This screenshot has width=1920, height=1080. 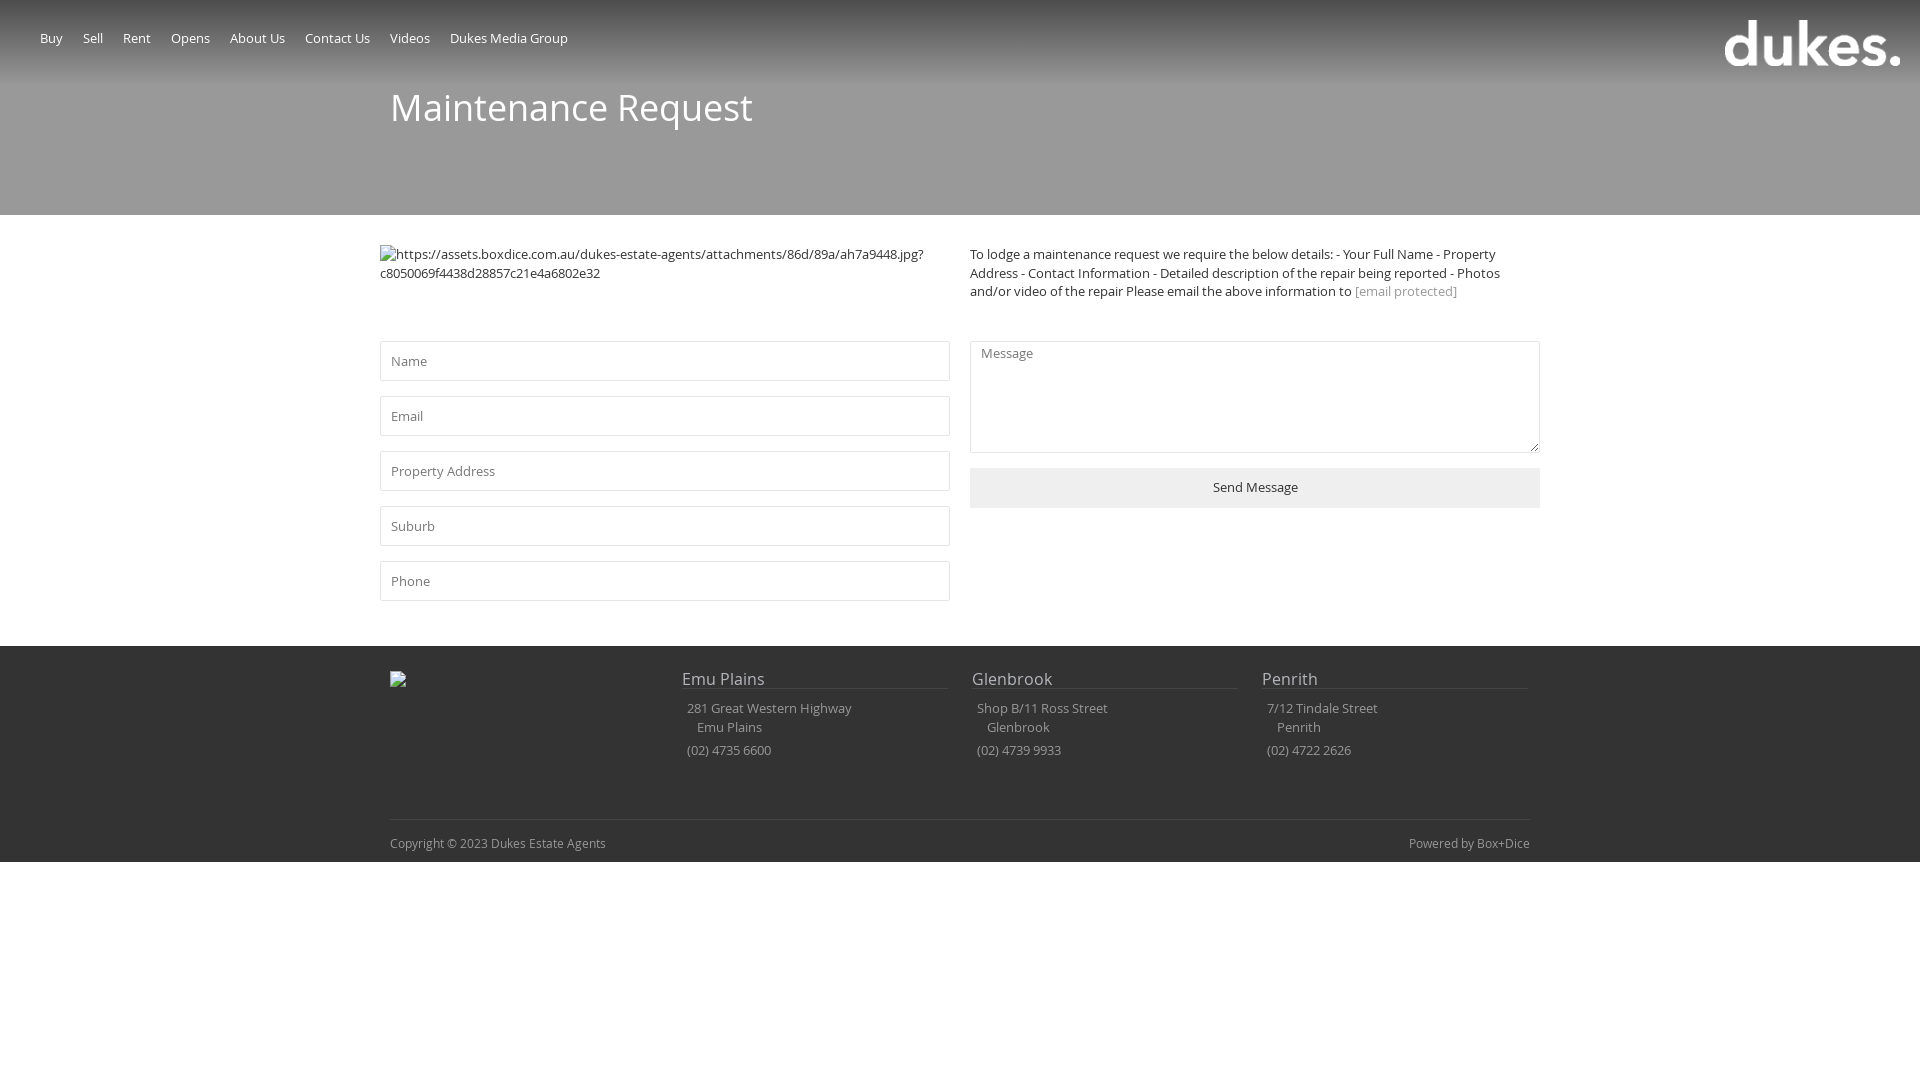 What do you see at coordinates (51, 38) in the screenshot?
I see `'Buy'` at bounding box center [51, 38].